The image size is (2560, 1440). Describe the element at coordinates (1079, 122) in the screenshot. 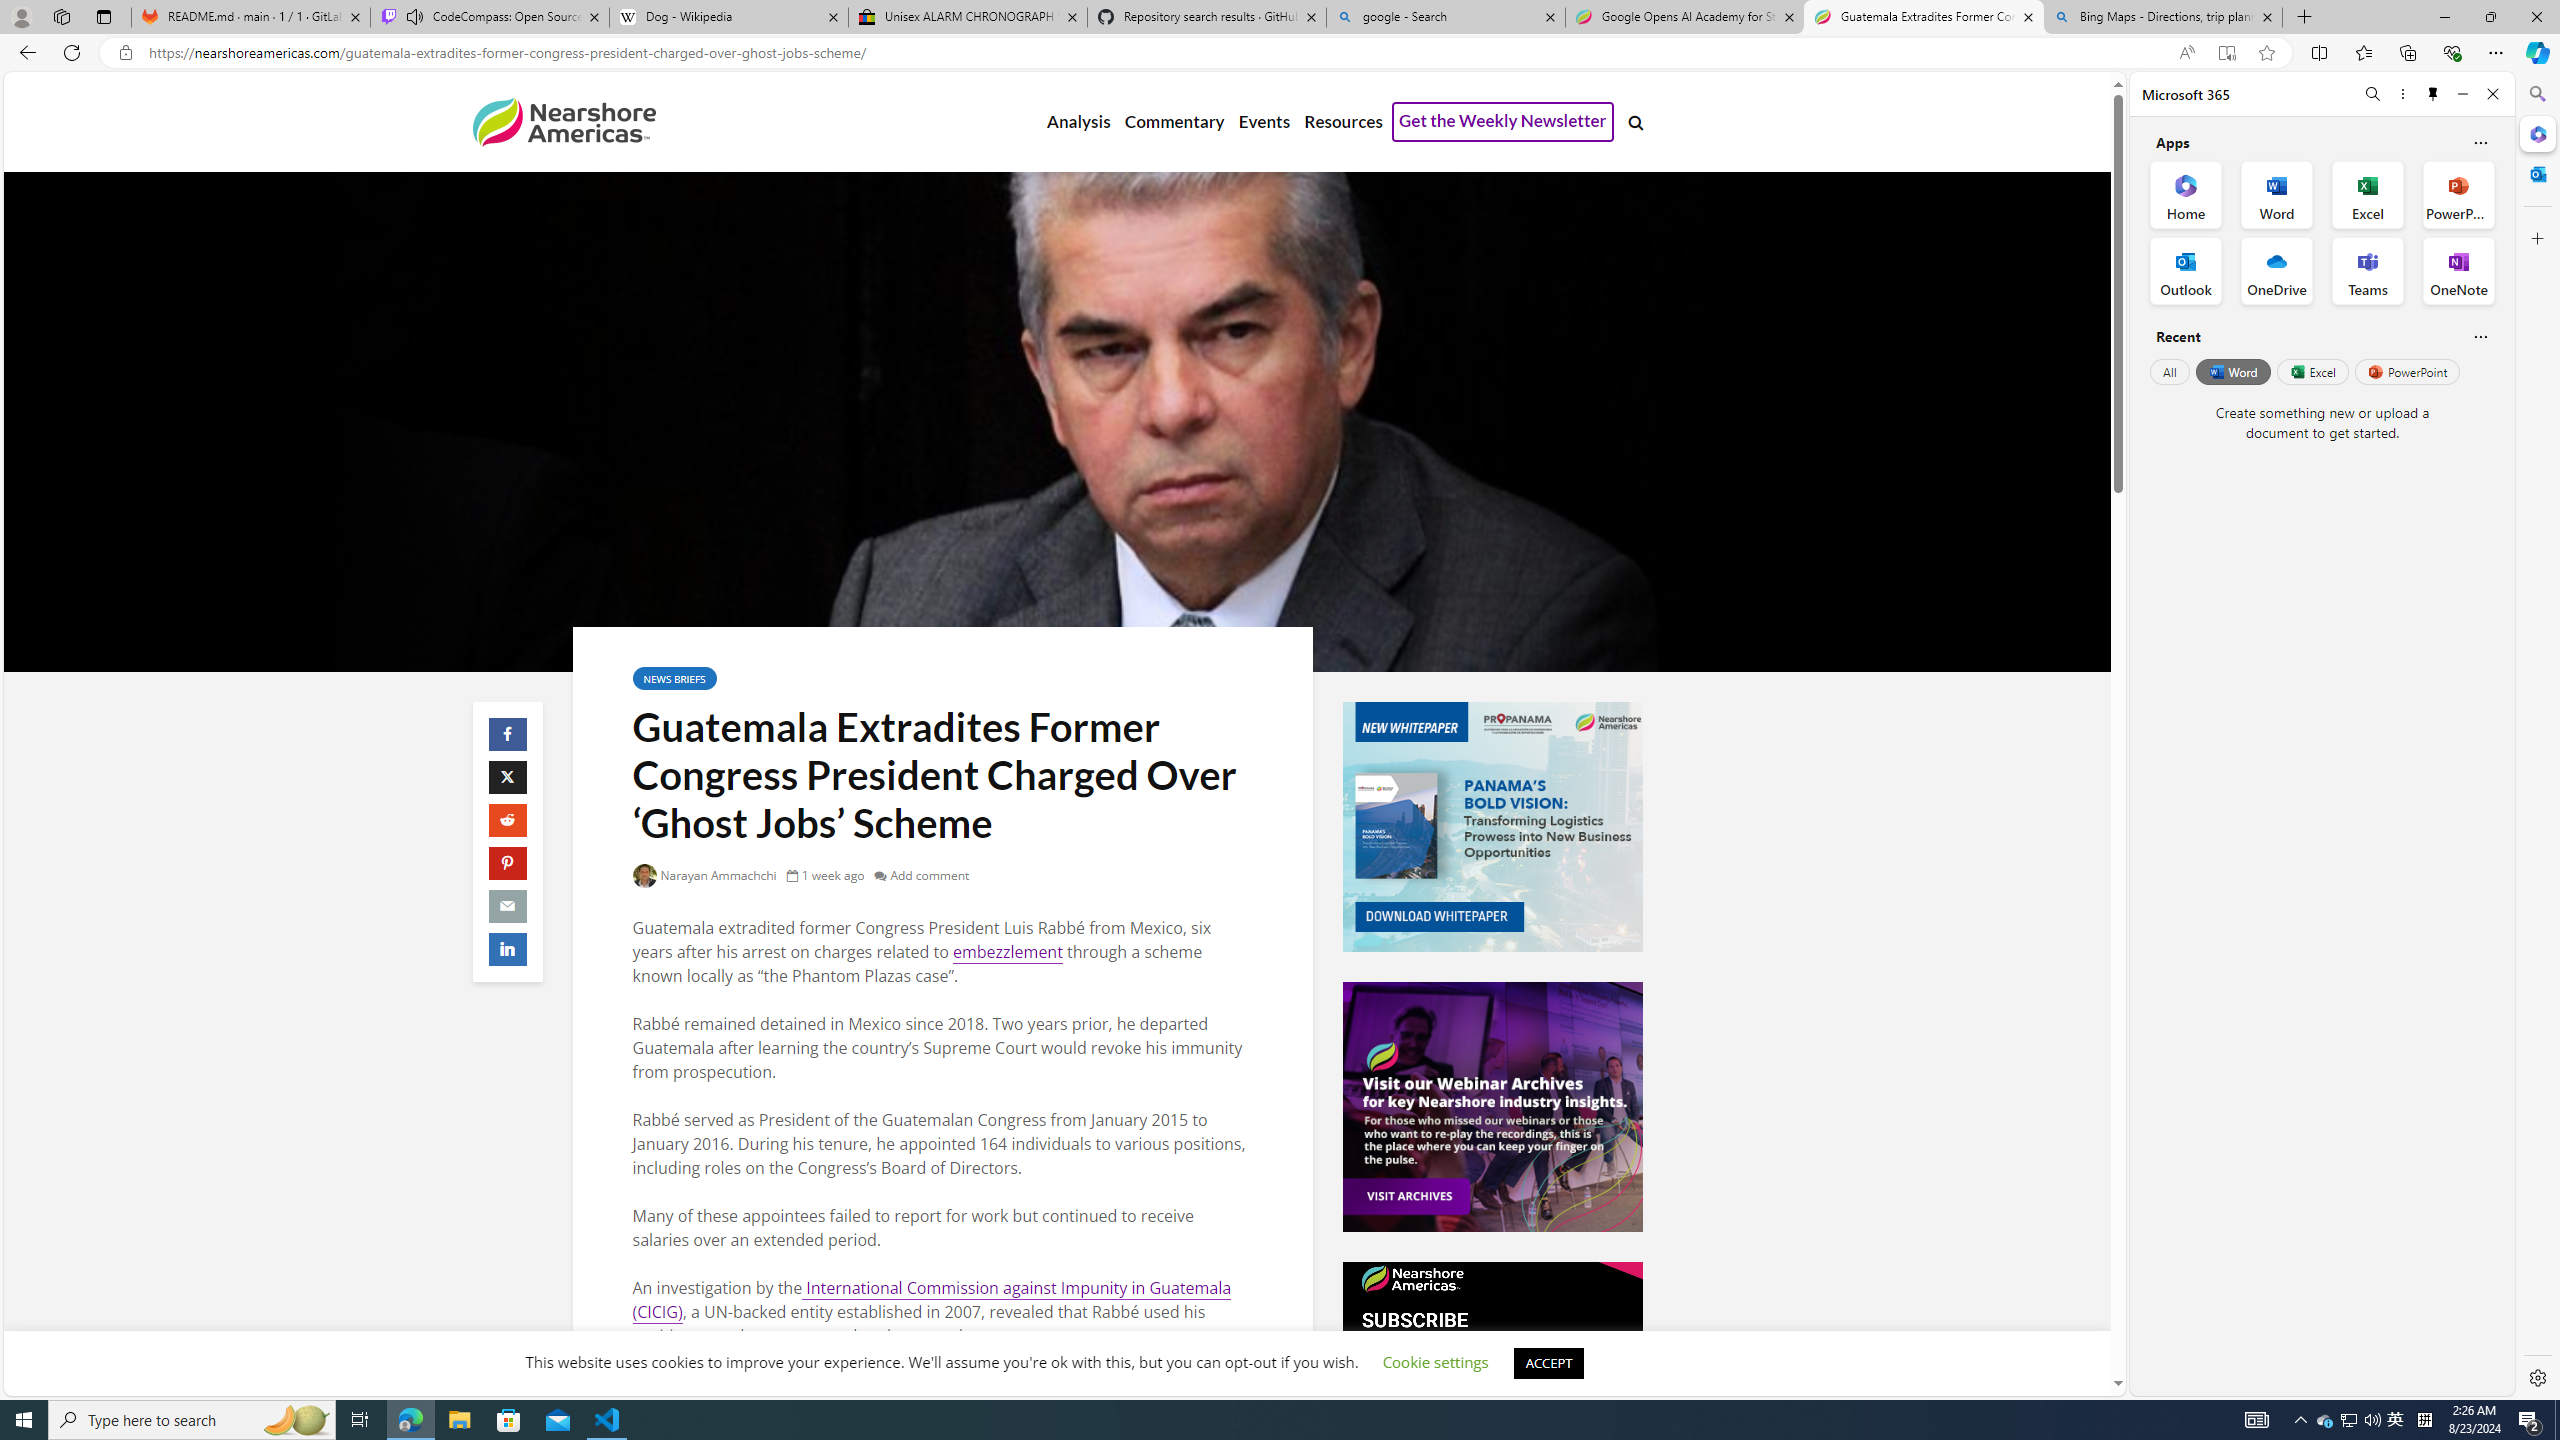

I see `'Analysis'` at that location.